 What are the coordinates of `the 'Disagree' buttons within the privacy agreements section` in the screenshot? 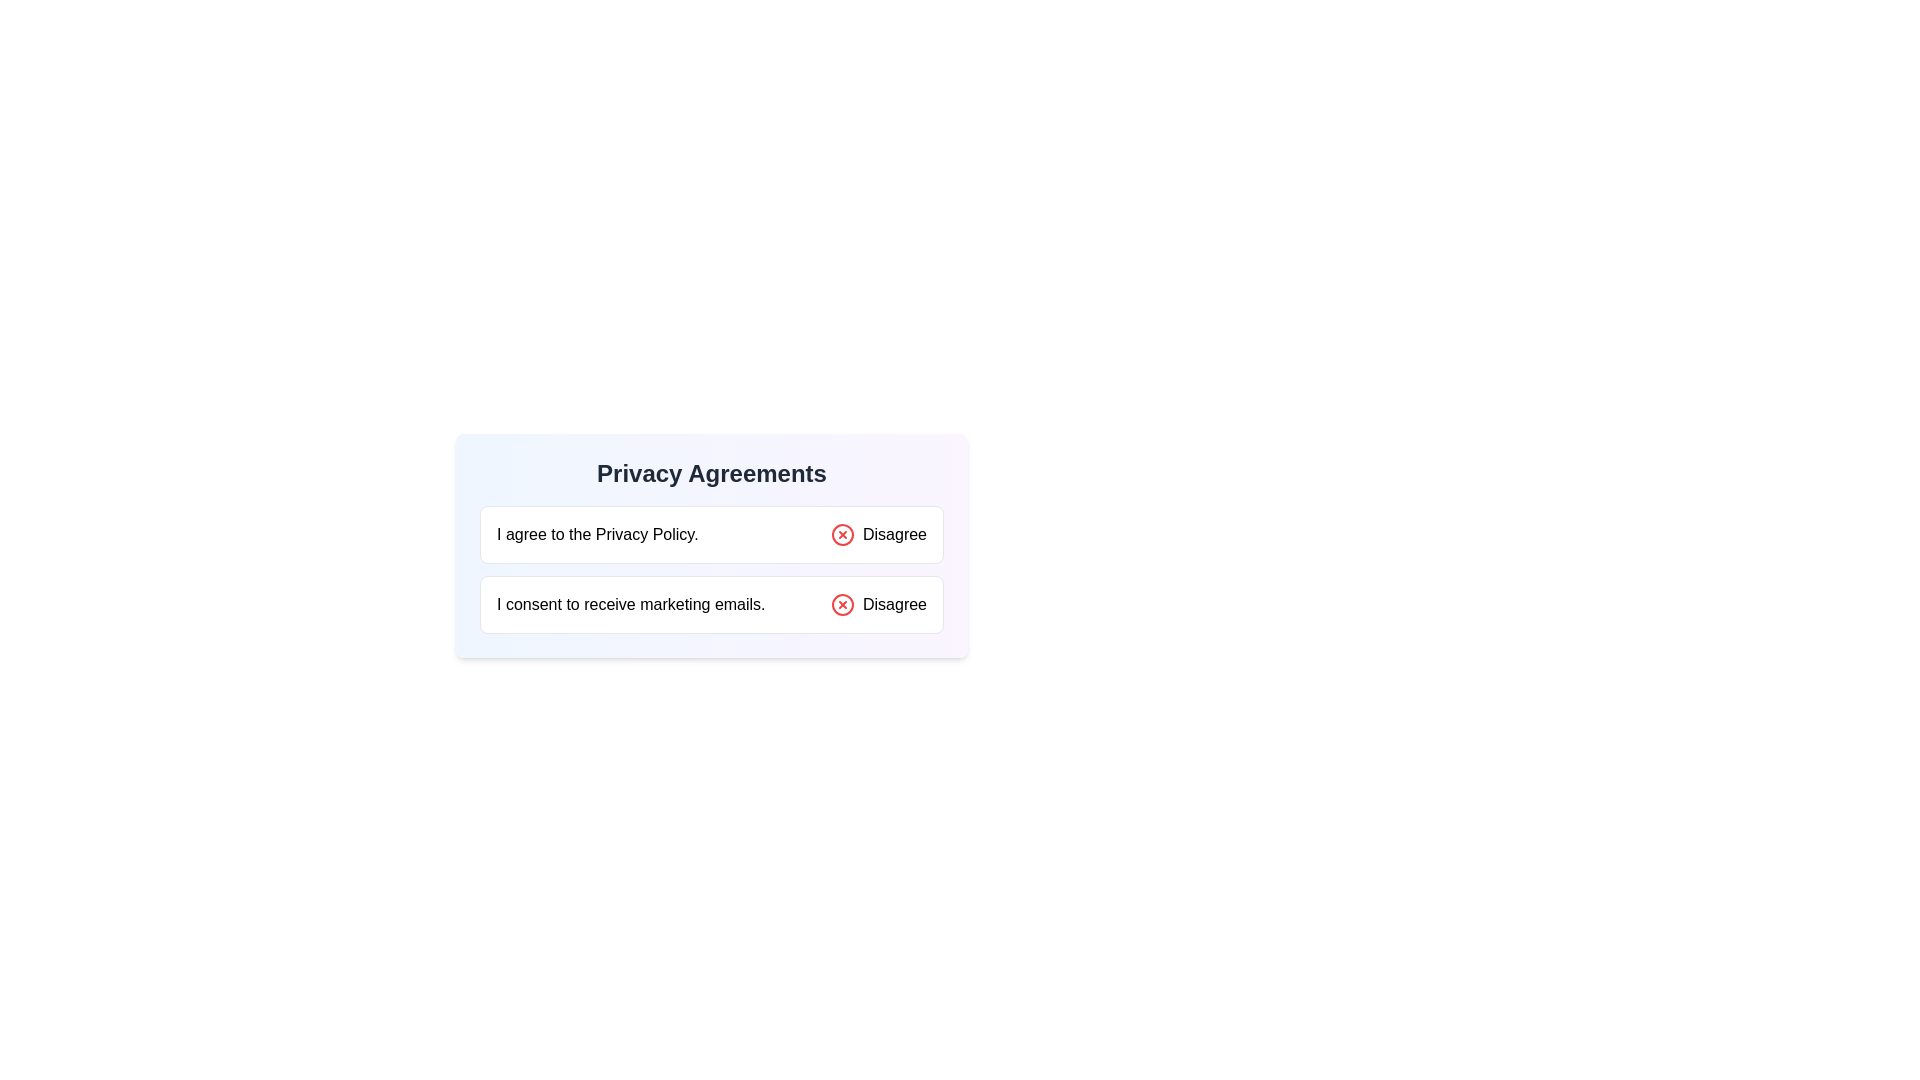 It's located at (711, 546).